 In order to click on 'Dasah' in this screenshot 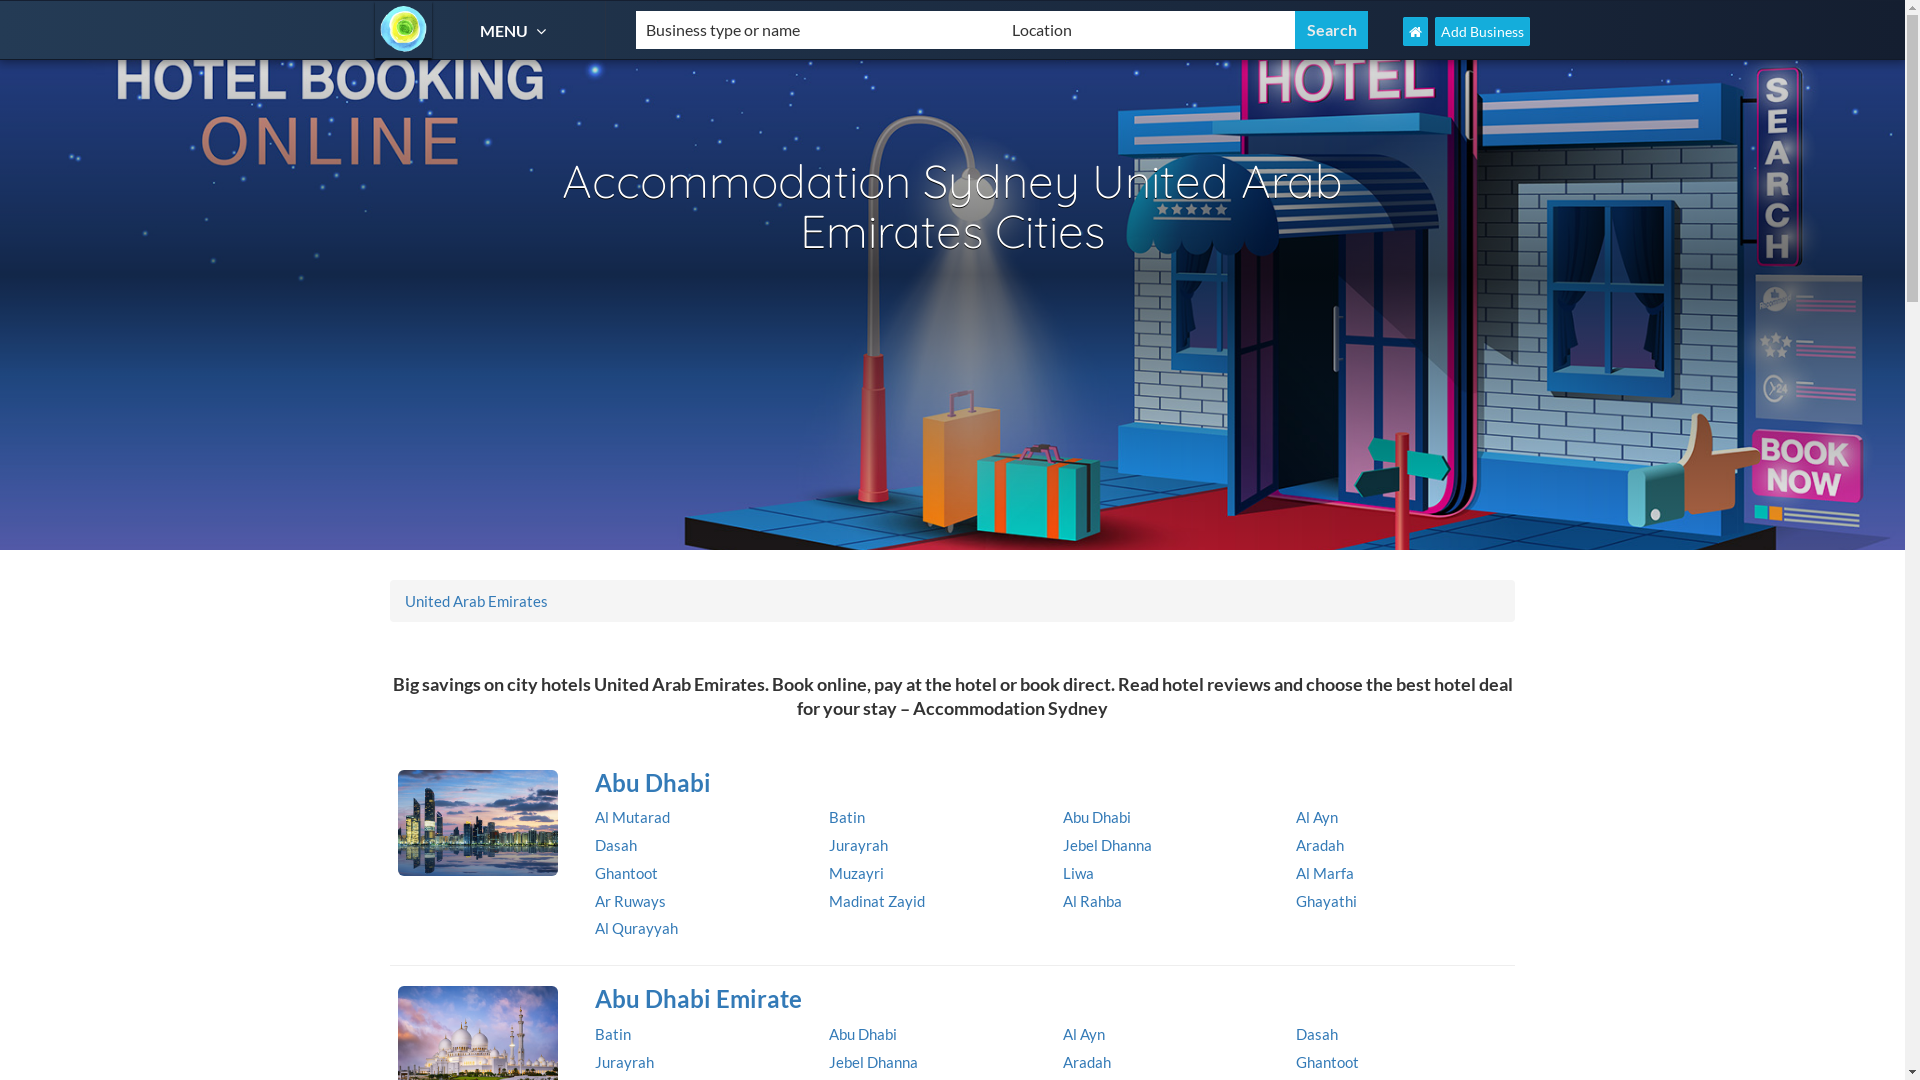, I will do `click(614, 844)`.